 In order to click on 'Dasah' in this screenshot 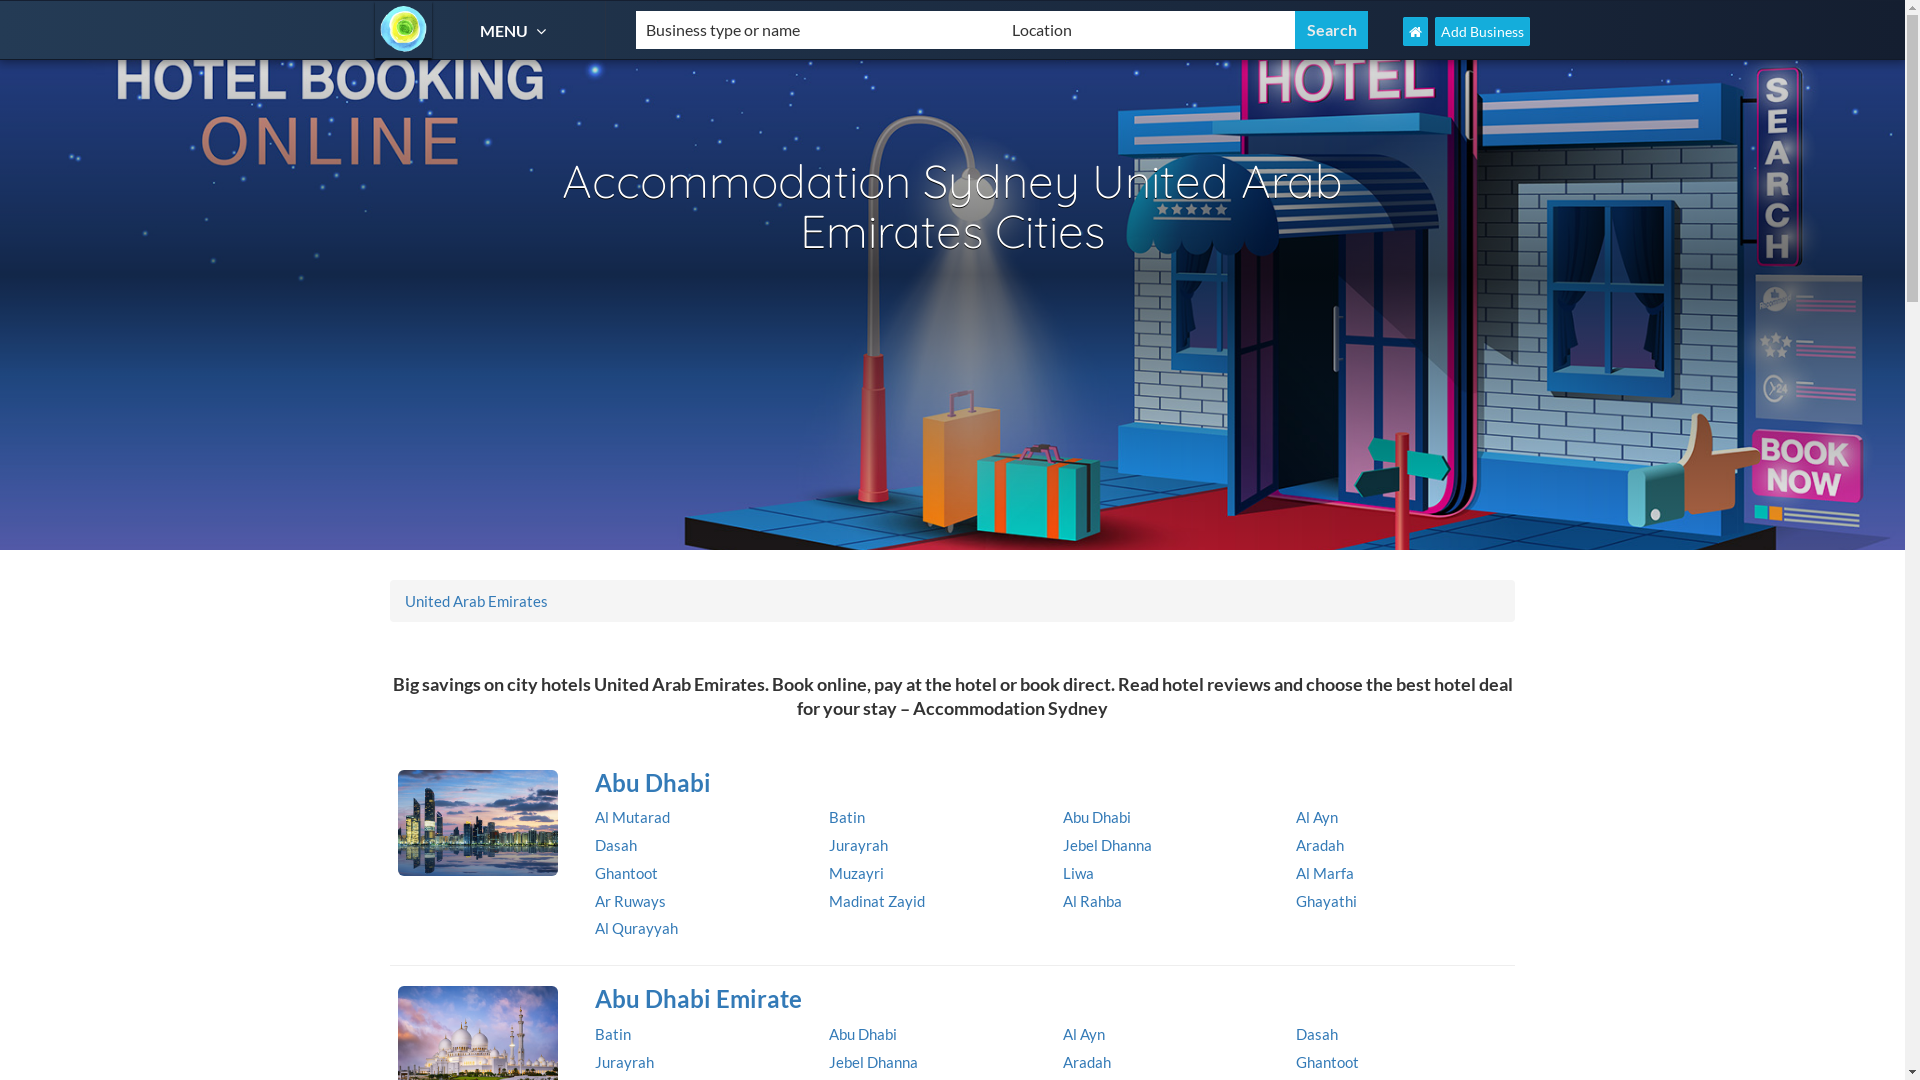, I will do `click(614, 844)`.